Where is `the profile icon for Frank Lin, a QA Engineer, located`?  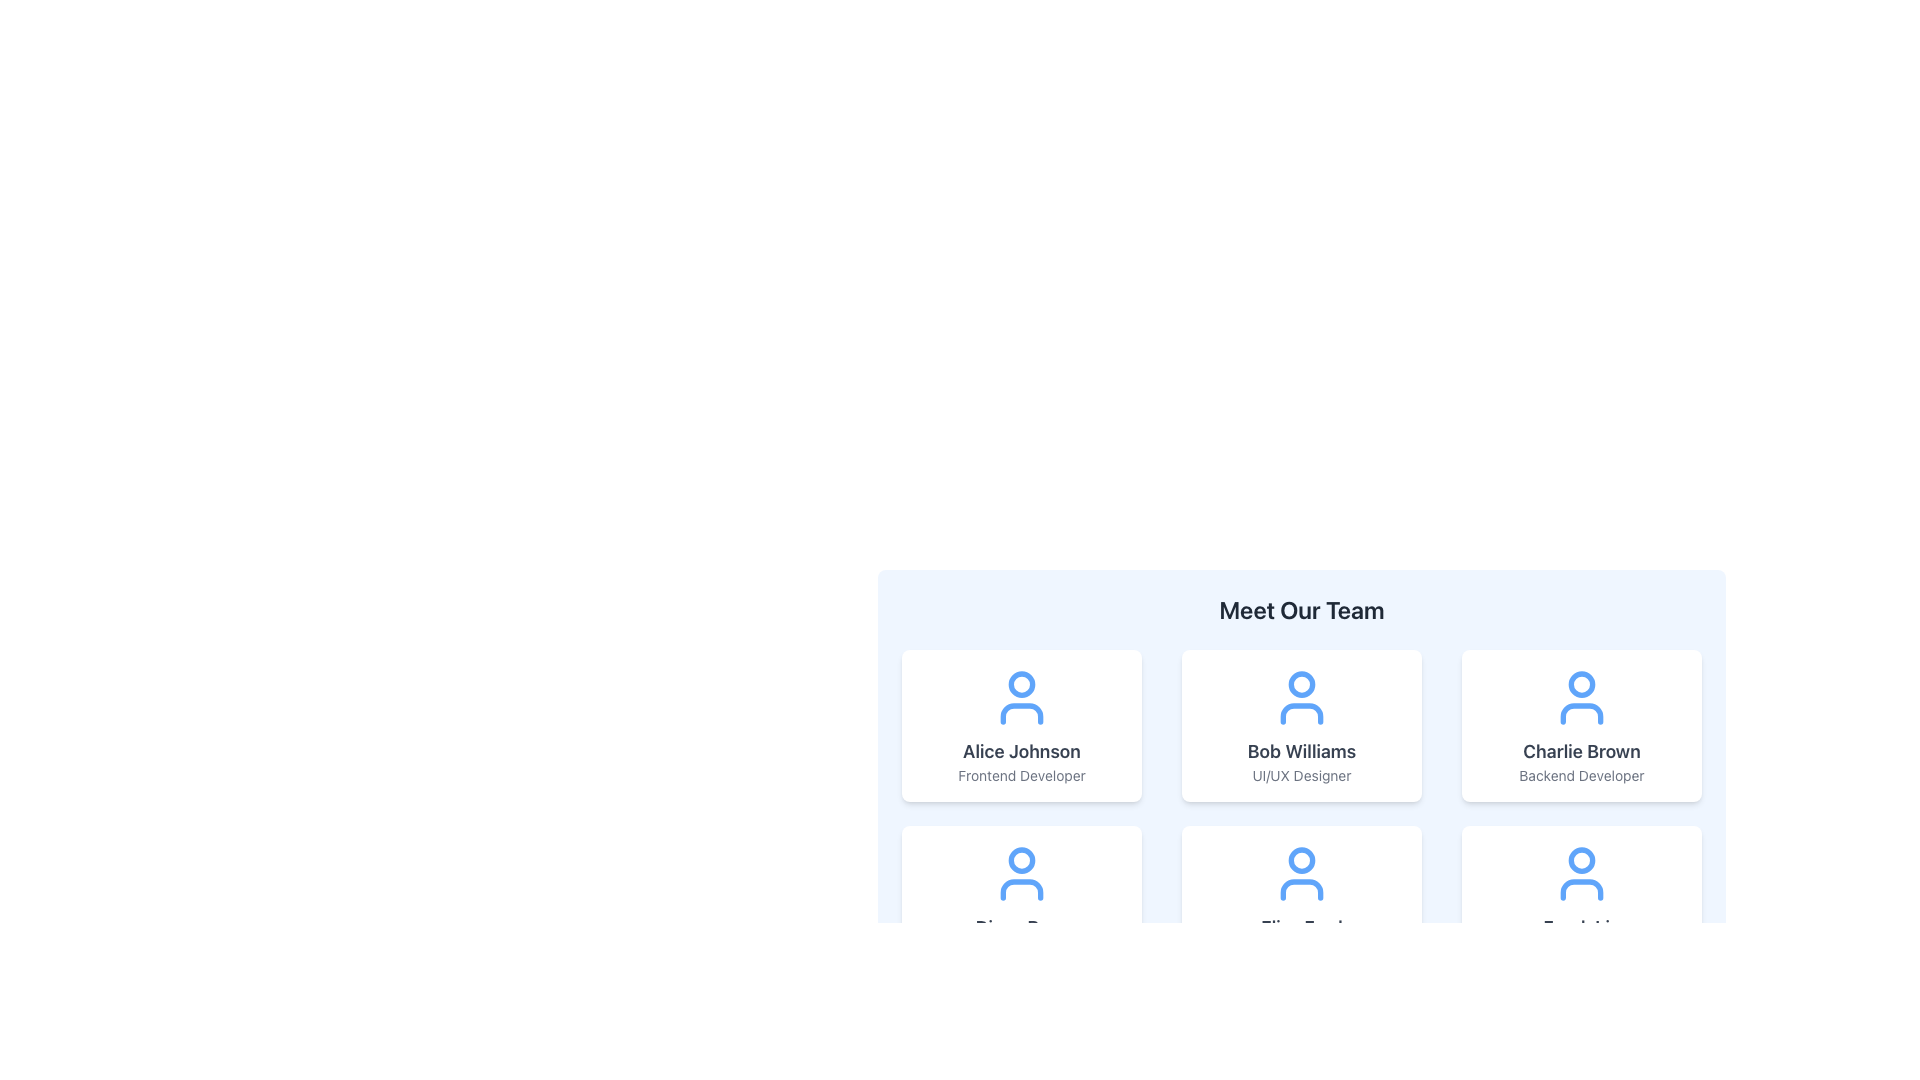
the profile icon for Frank Lin, a QA Engineer, located is located at coordinates (1581, 873).